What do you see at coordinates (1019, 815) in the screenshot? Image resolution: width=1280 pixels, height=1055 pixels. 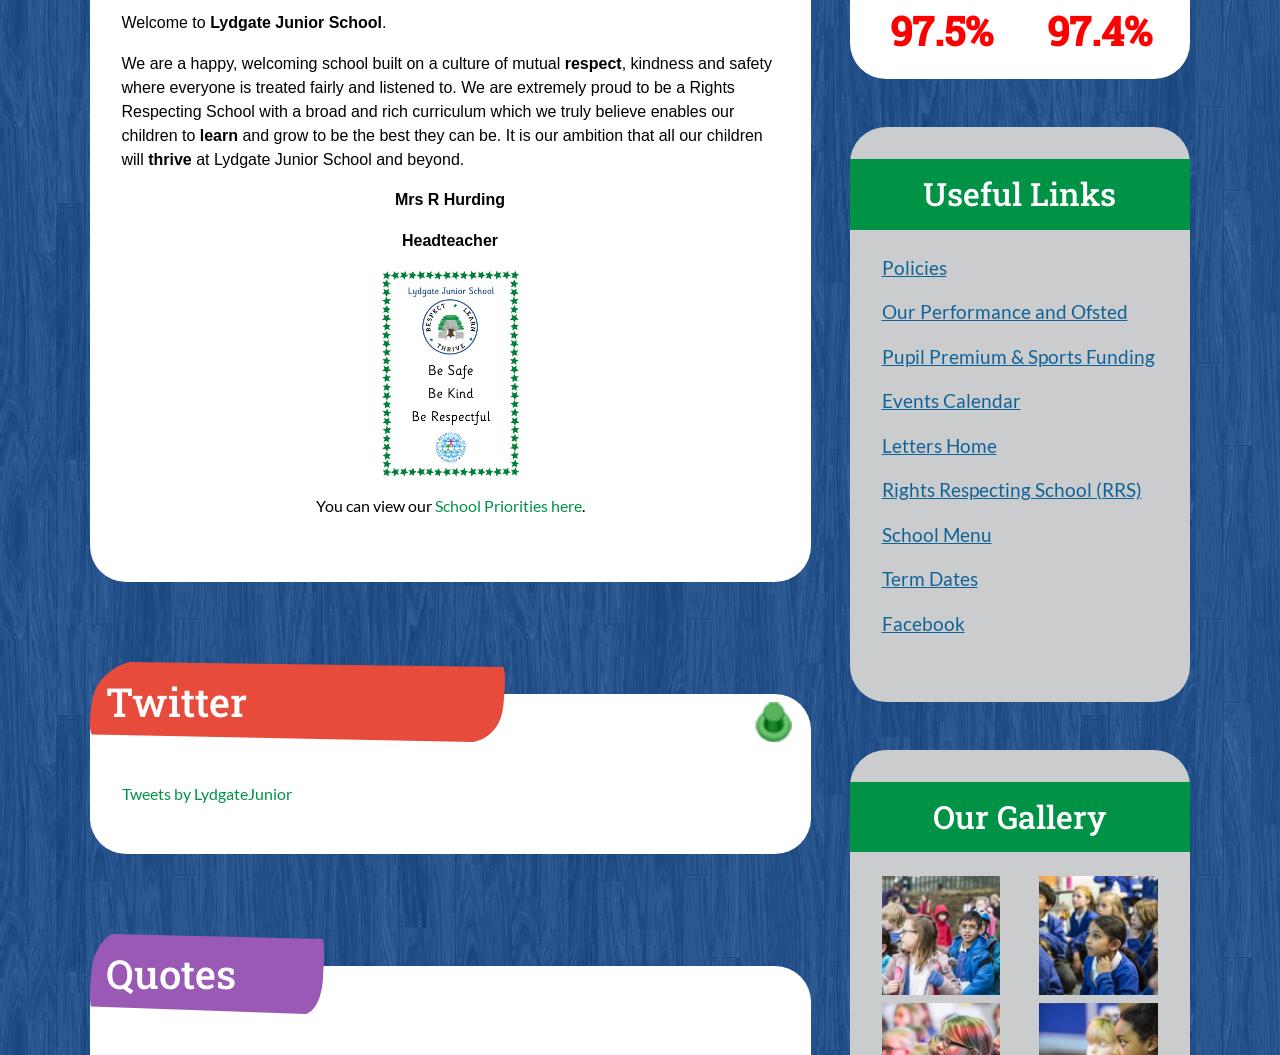 I see `'Our Gallery'` at bounding box center [1019, 815].